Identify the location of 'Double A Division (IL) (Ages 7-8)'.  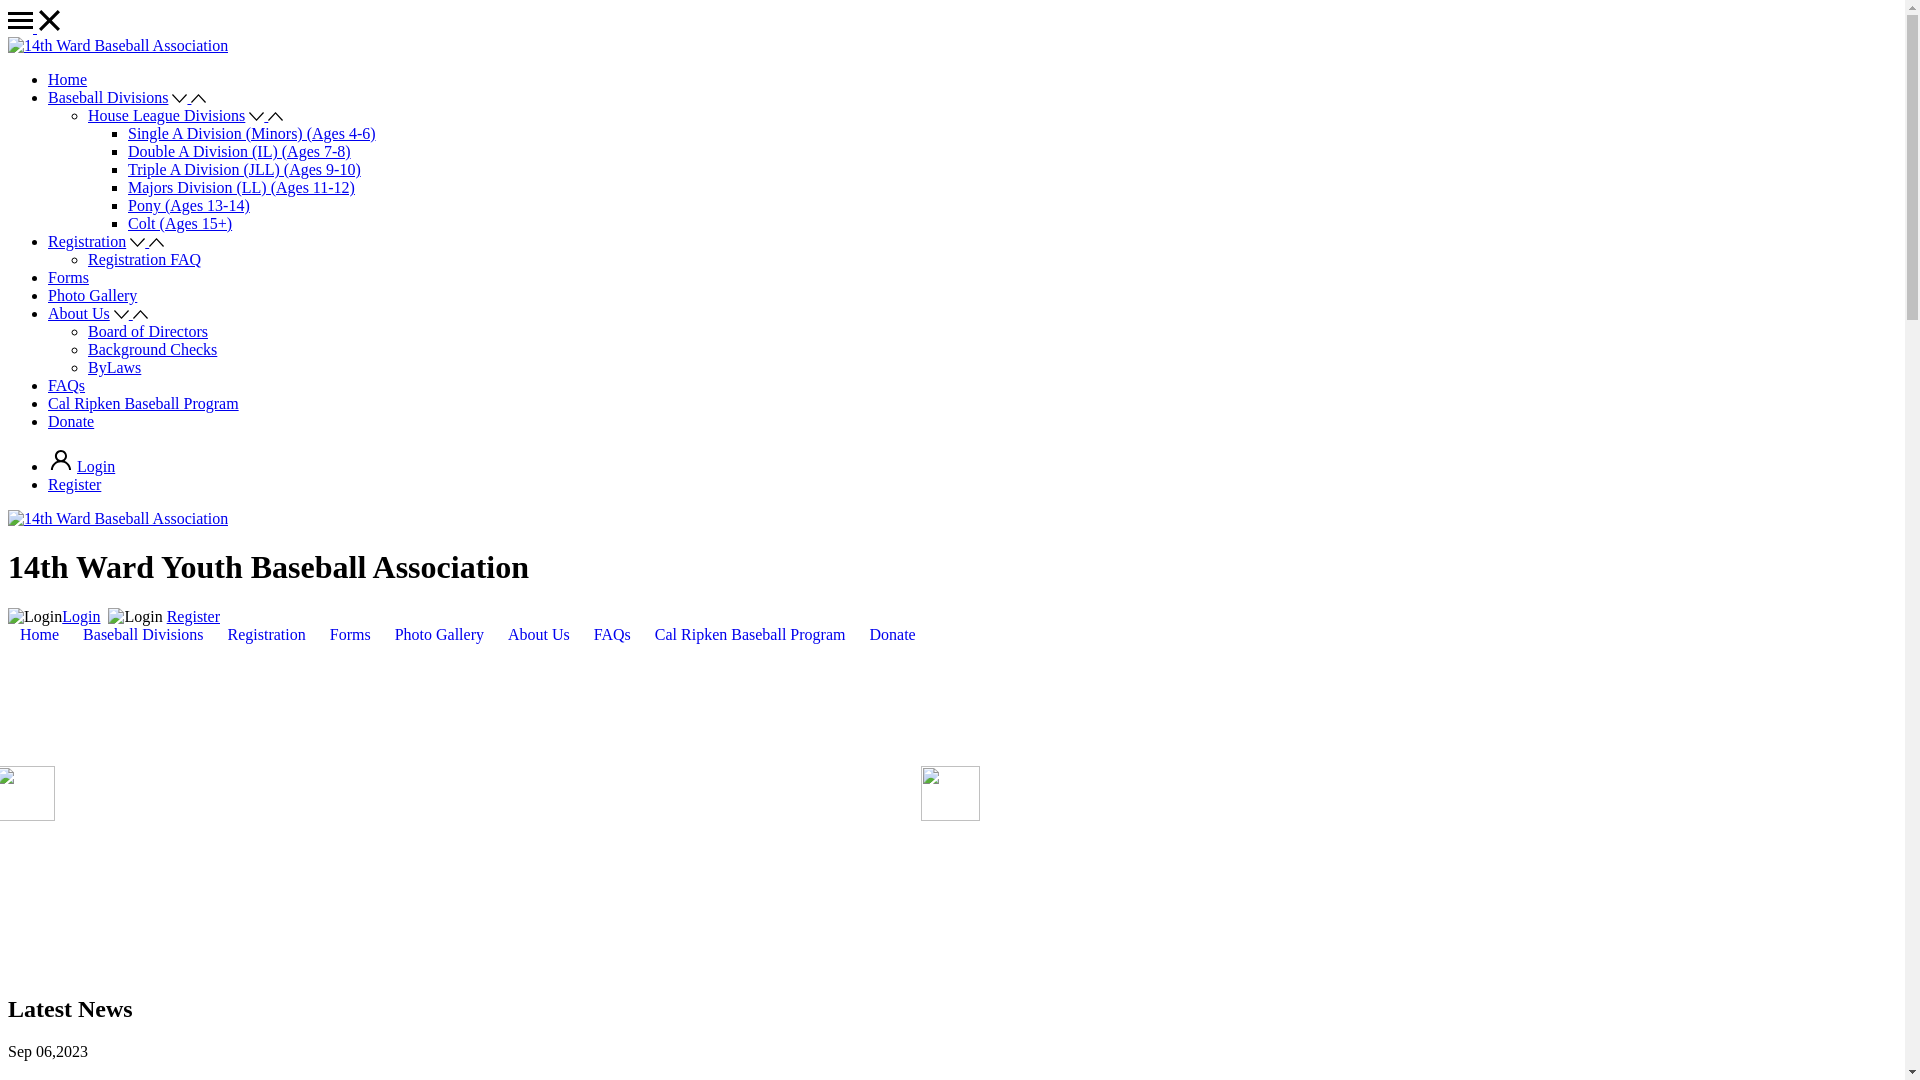
(239, 150).